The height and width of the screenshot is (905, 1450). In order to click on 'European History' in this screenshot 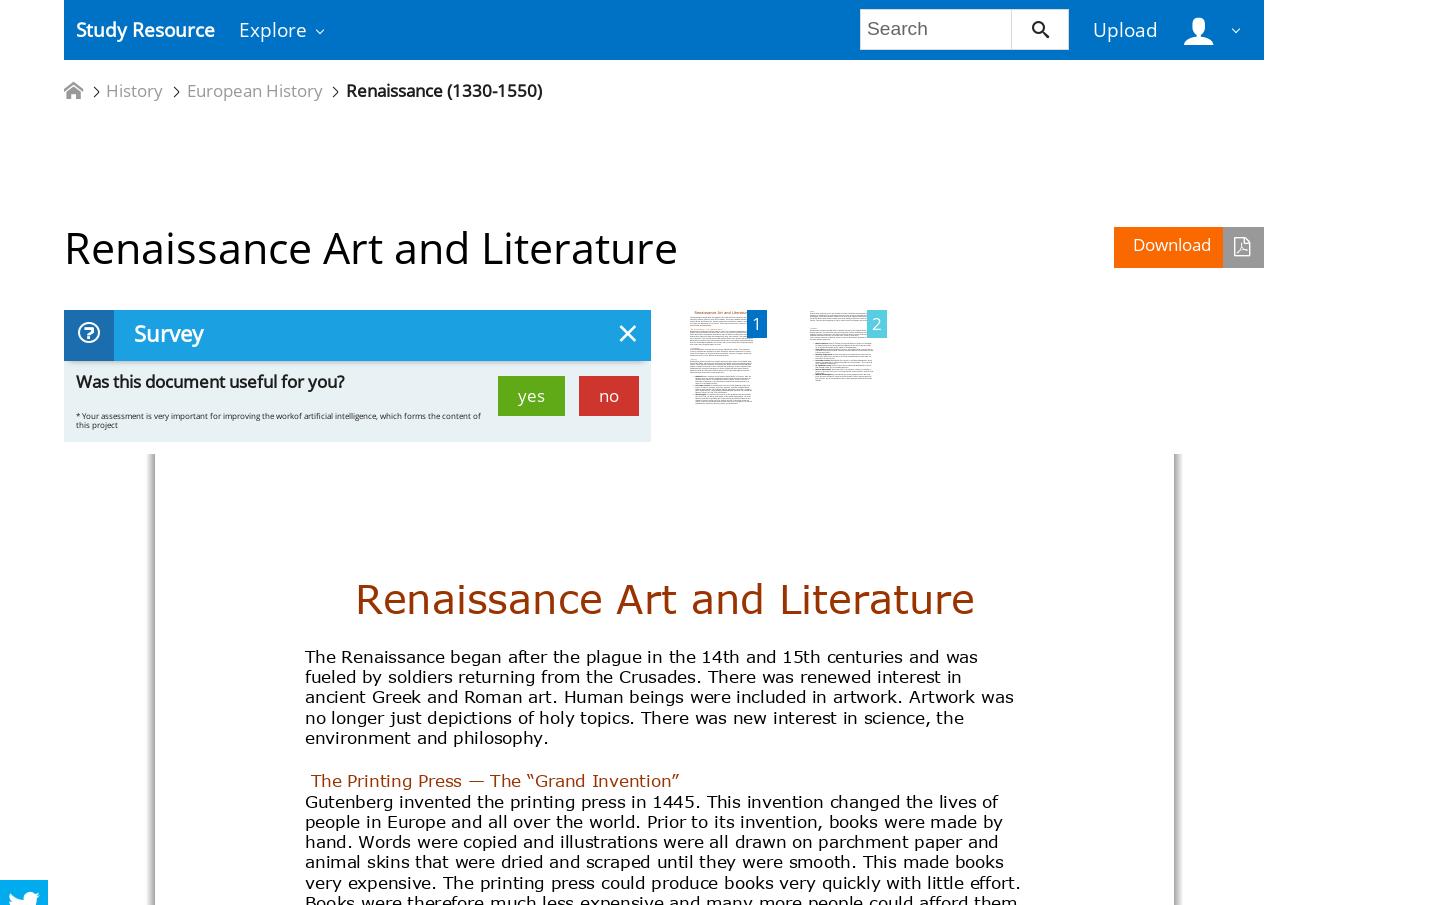, I will do `click(254, 90)`.